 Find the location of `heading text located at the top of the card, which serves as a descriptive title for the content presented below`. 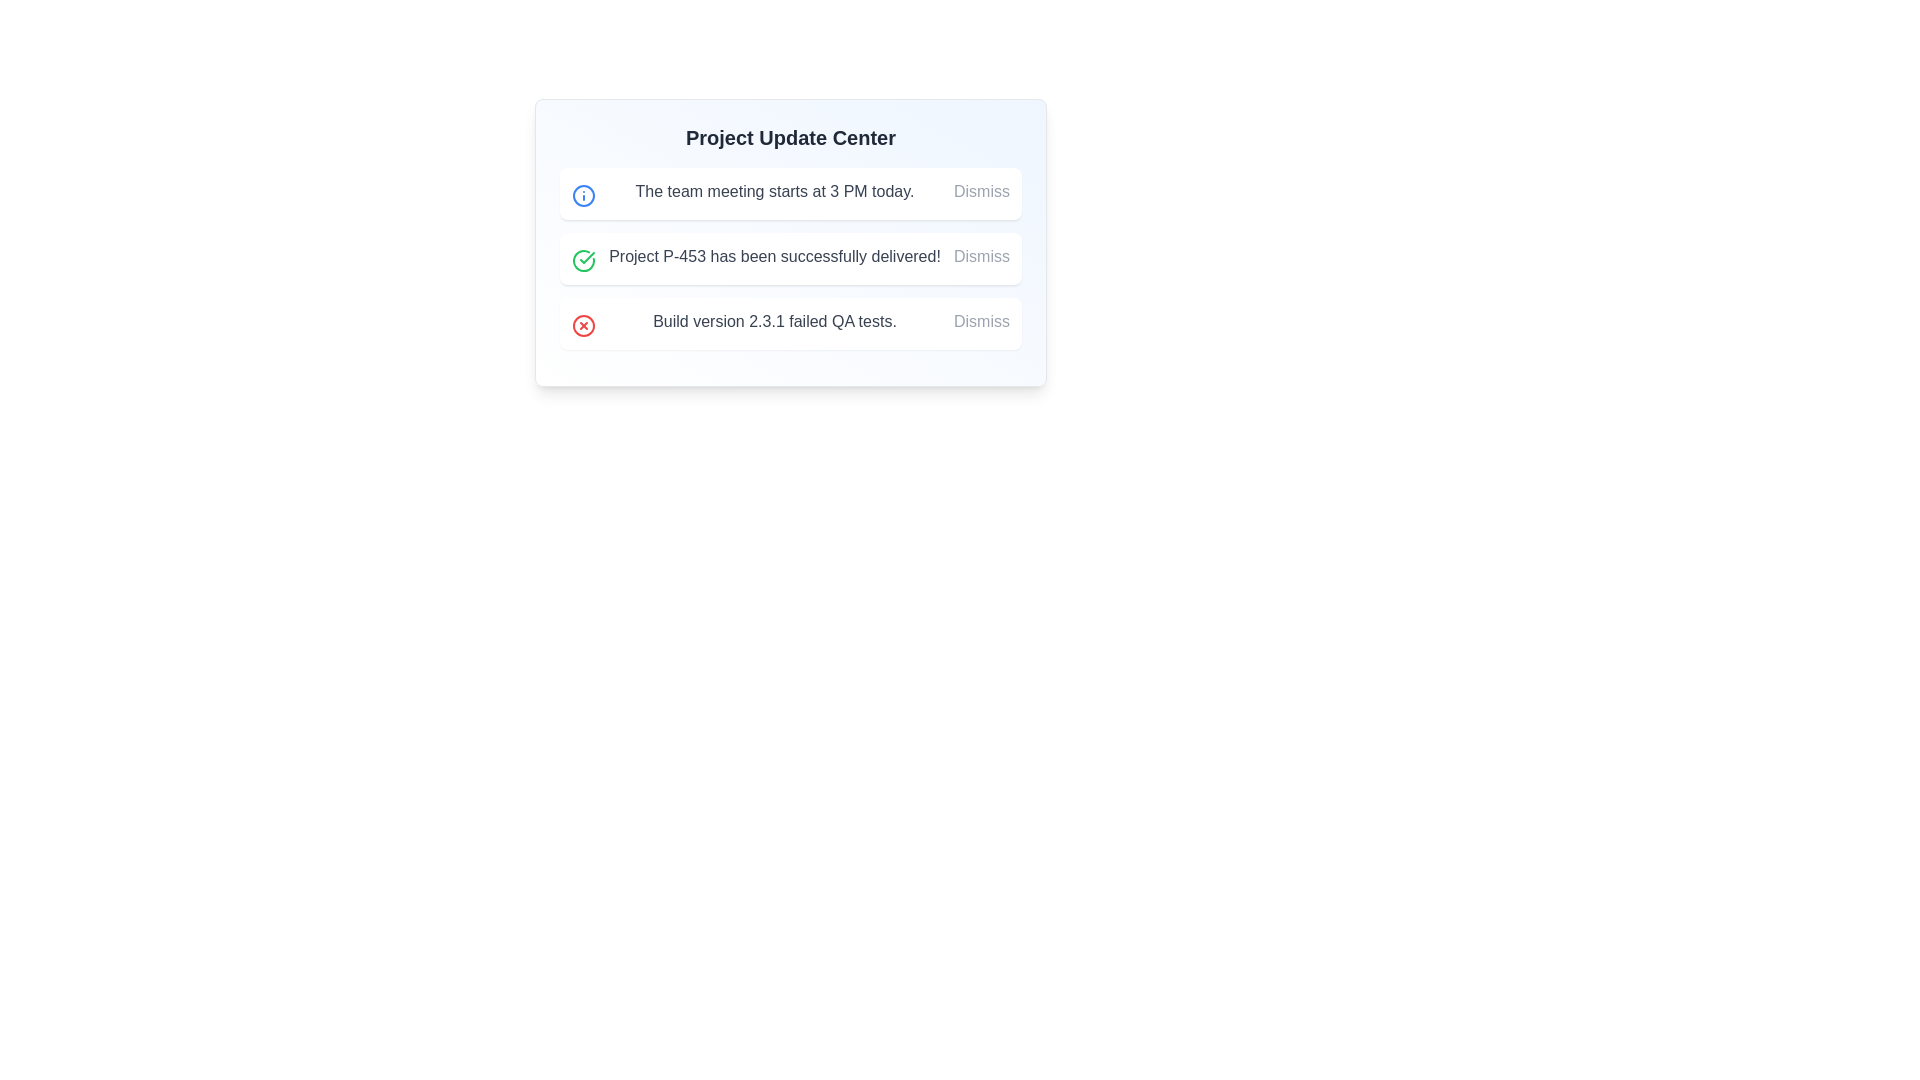

heading text located at the top of the card, which serves as a descriptive title for the content presented below is located at coordinates (790, 137).